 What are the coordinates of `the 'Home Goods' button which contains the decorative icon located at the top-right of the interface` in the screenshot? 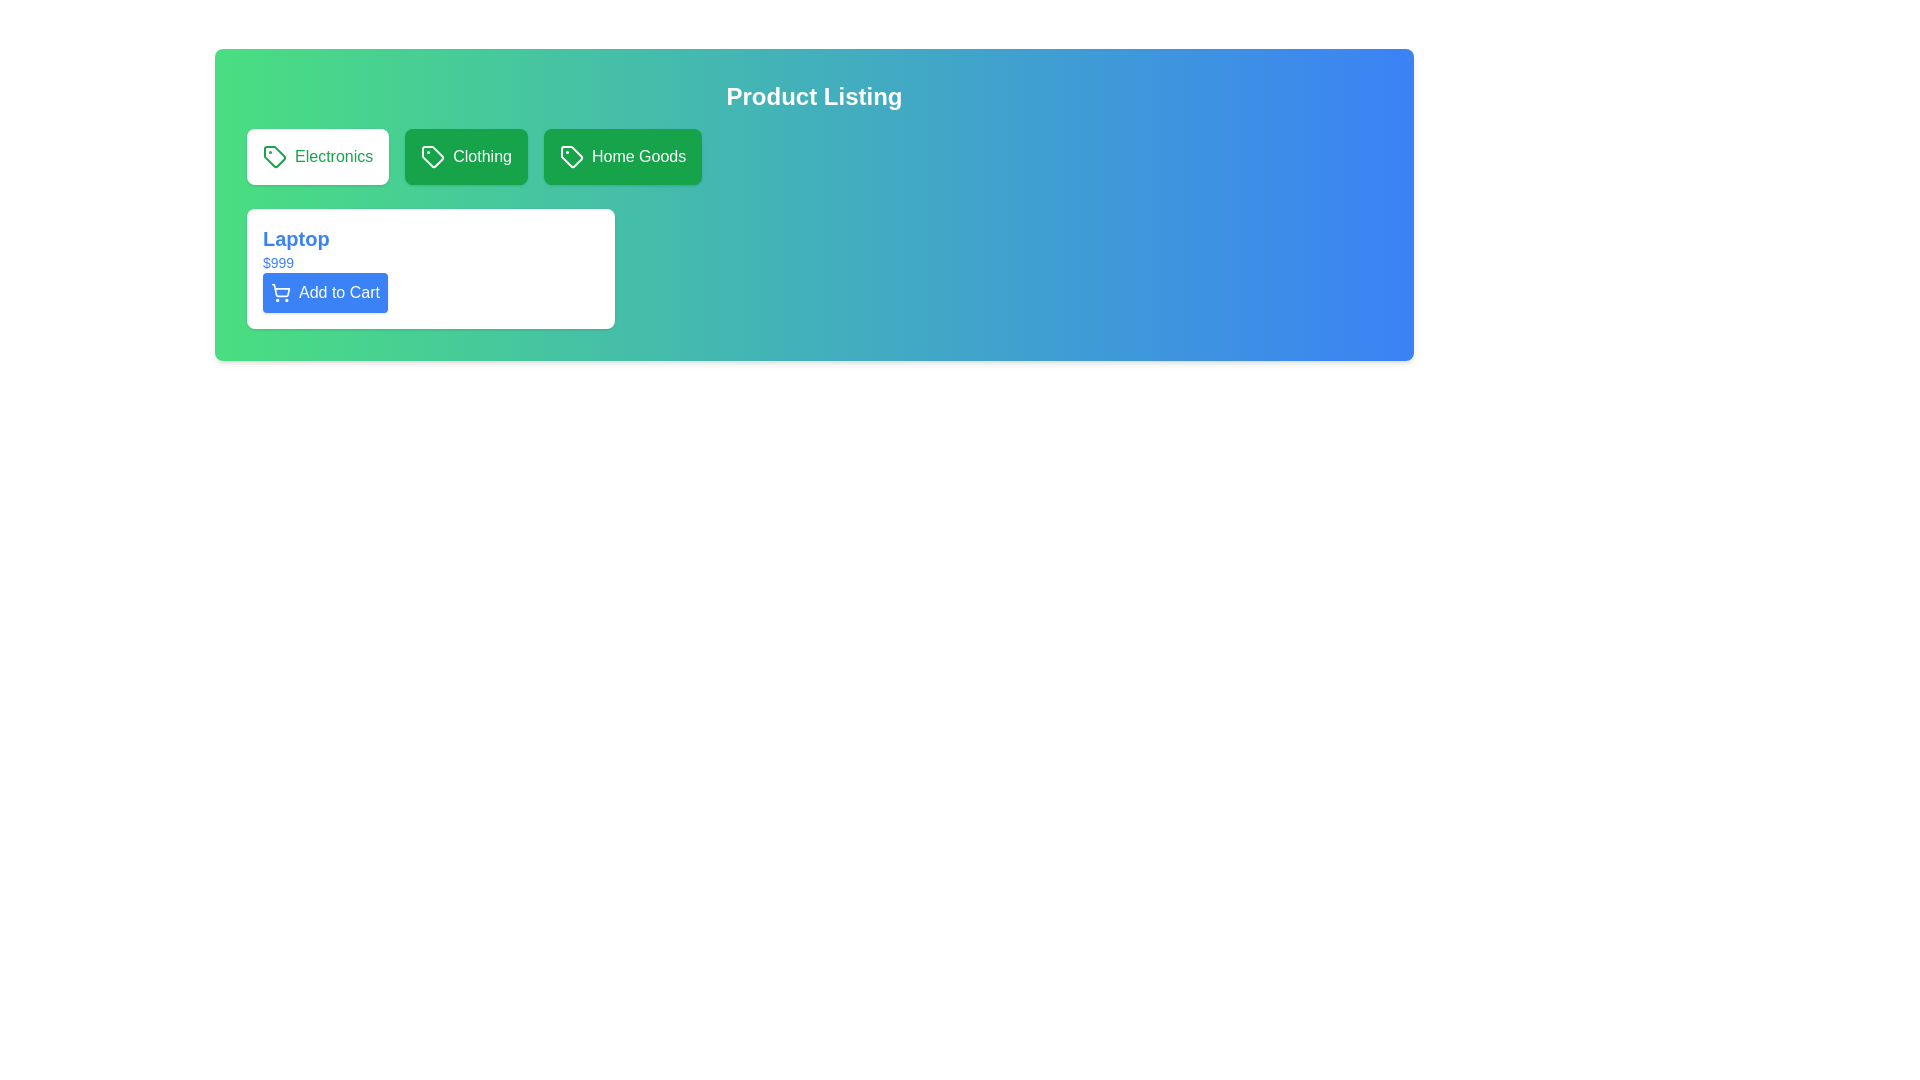 It's located at (570, 156).